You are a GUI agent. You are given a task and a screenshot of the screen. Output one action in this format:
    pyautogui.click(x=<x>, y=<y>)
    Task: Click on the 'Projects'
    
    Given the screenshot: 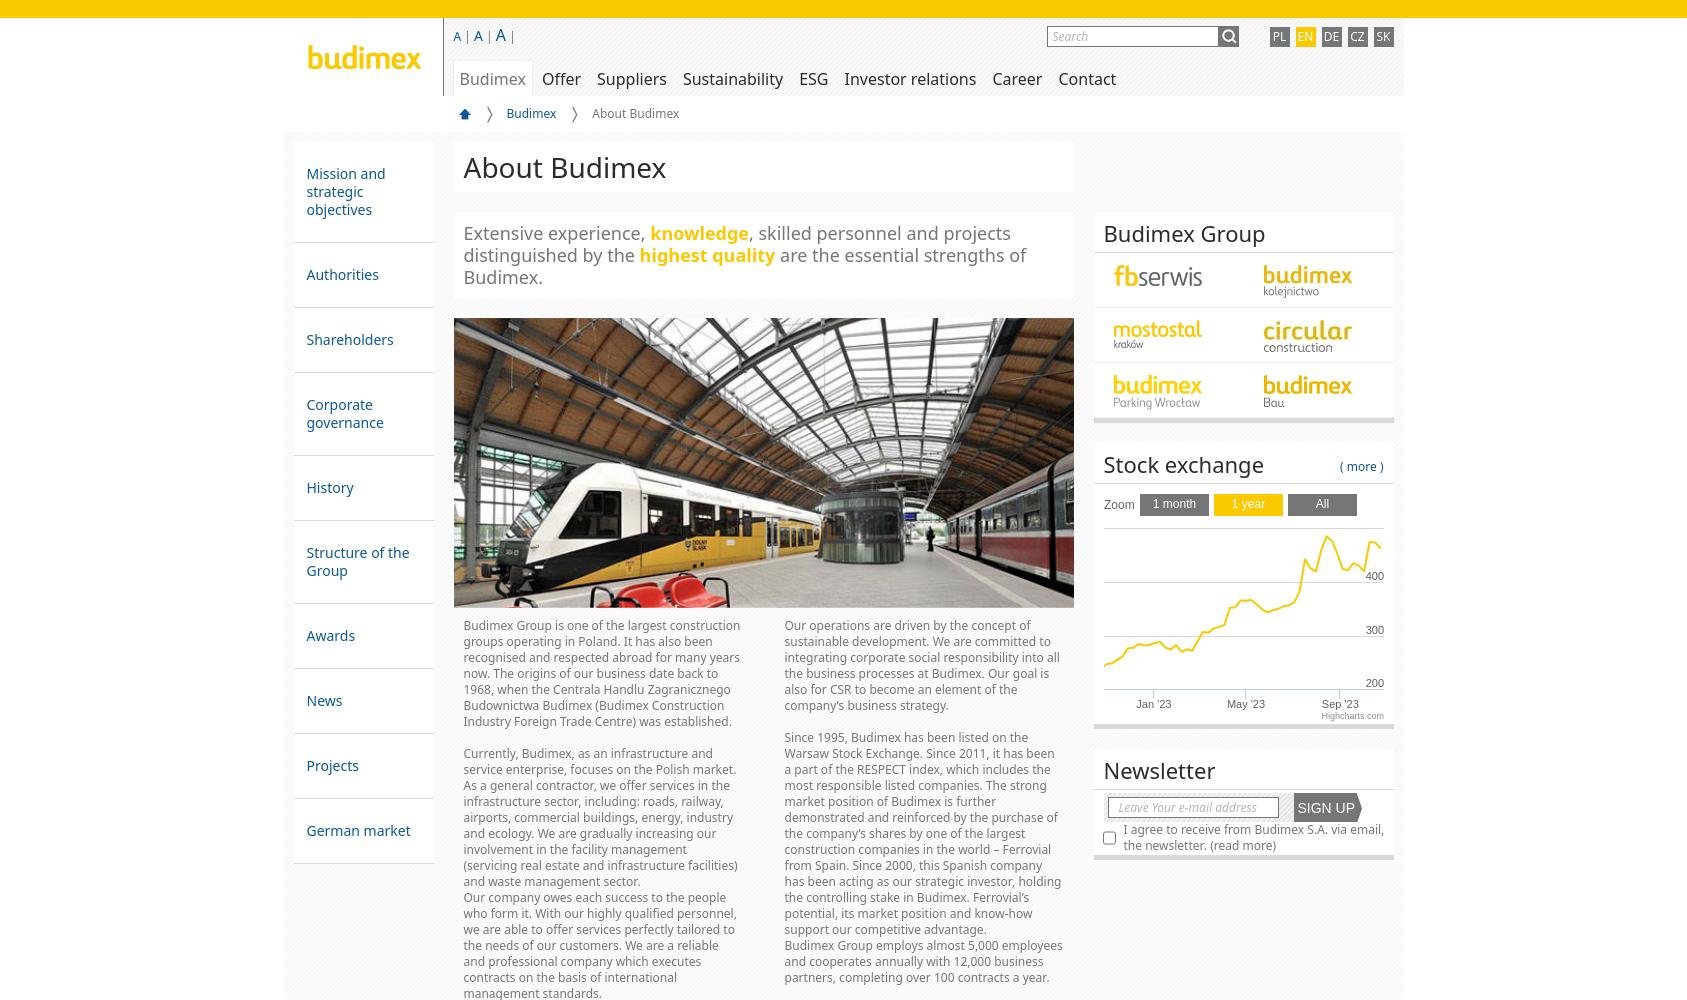 What is the action you would take?
    pyautogui.click(x=305, y=765)
    